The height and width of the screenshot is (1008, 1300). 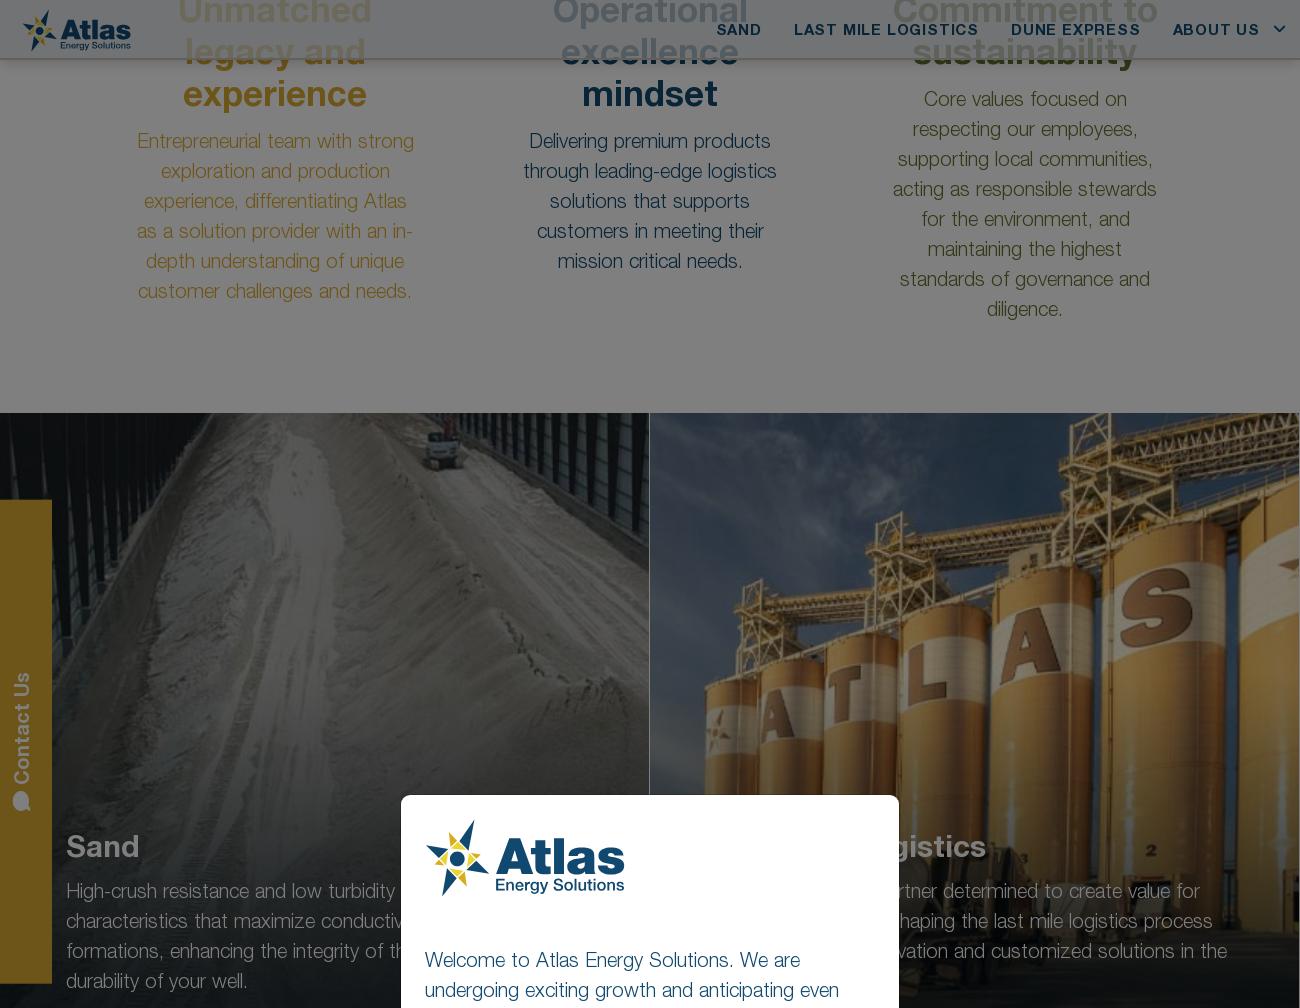 What do you see at coordinates (778, 146) in the screenshot?
I see `'Close Message'` at bounding box center [778, 146].